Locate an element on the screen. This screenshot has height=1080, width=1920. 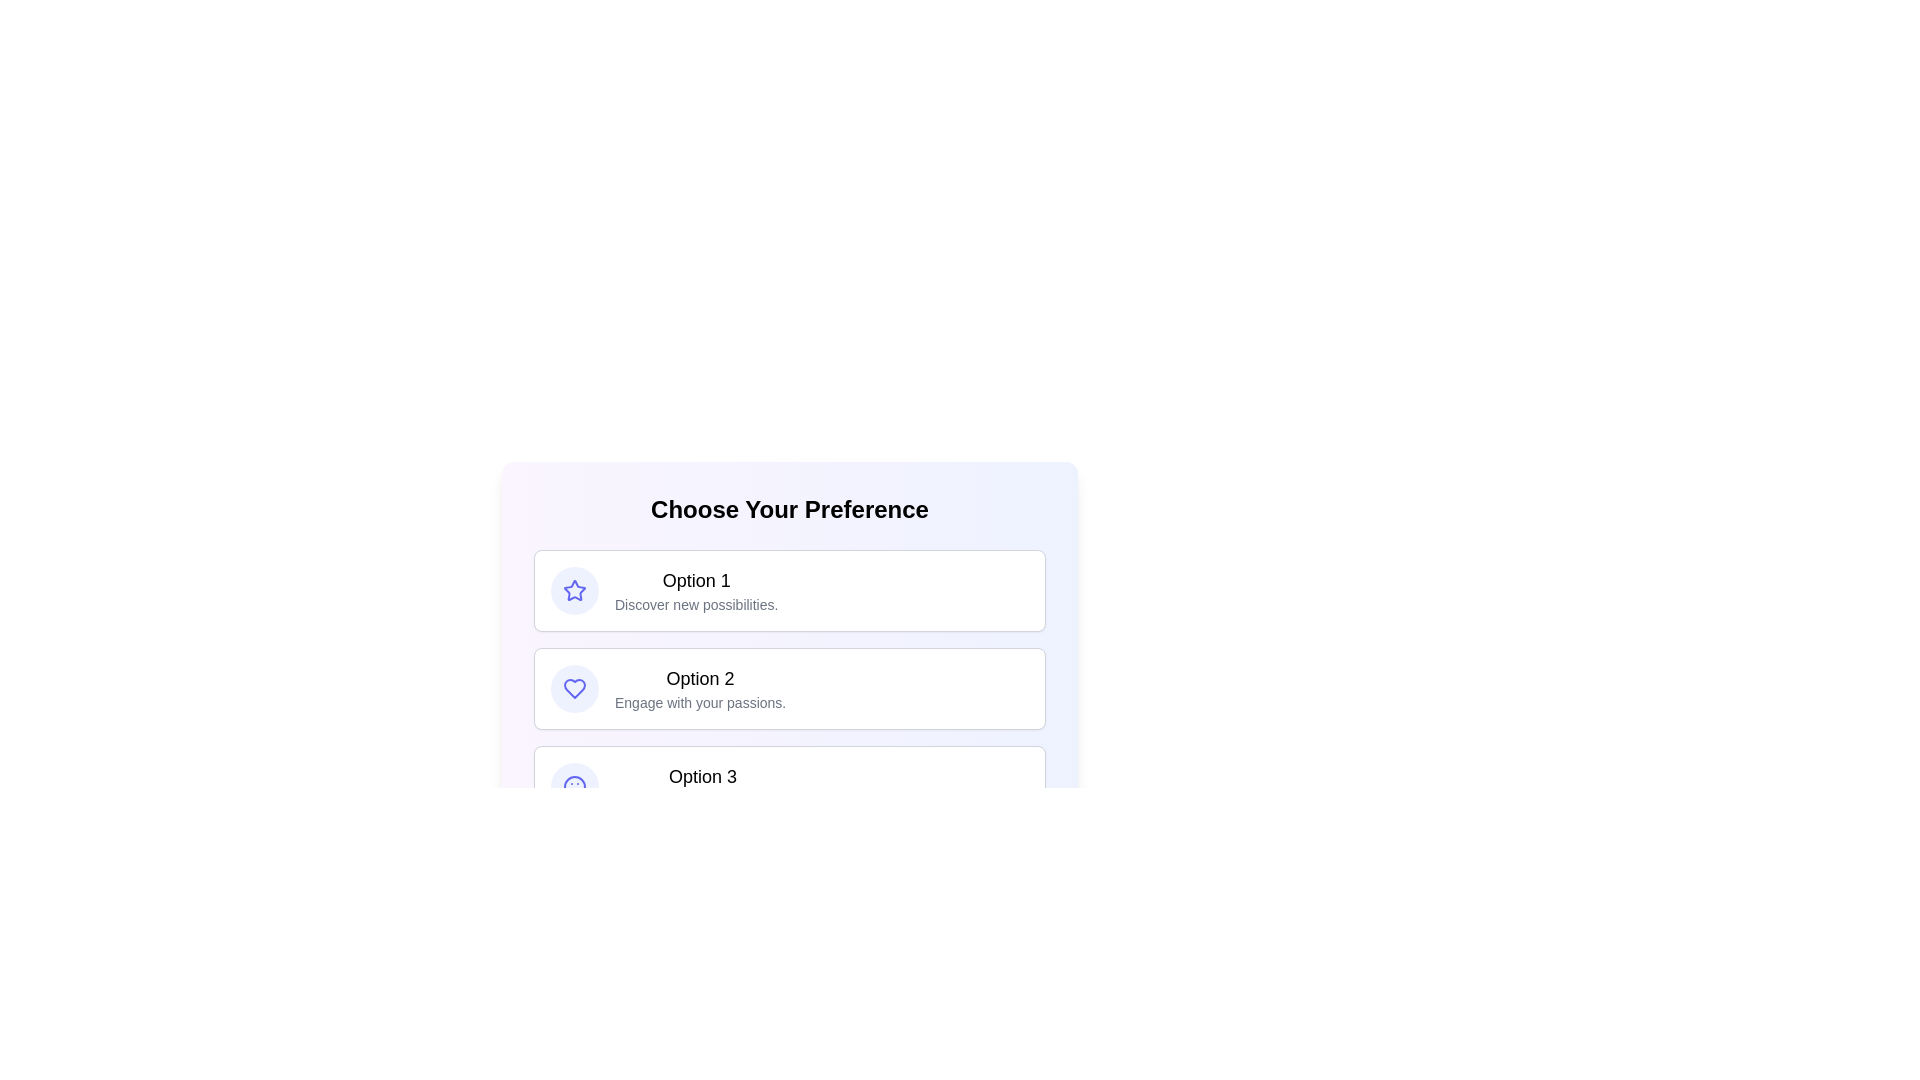
the selectable Text Block labeled 'Option 2' that engages with passions is located at coordinates (700, 688).